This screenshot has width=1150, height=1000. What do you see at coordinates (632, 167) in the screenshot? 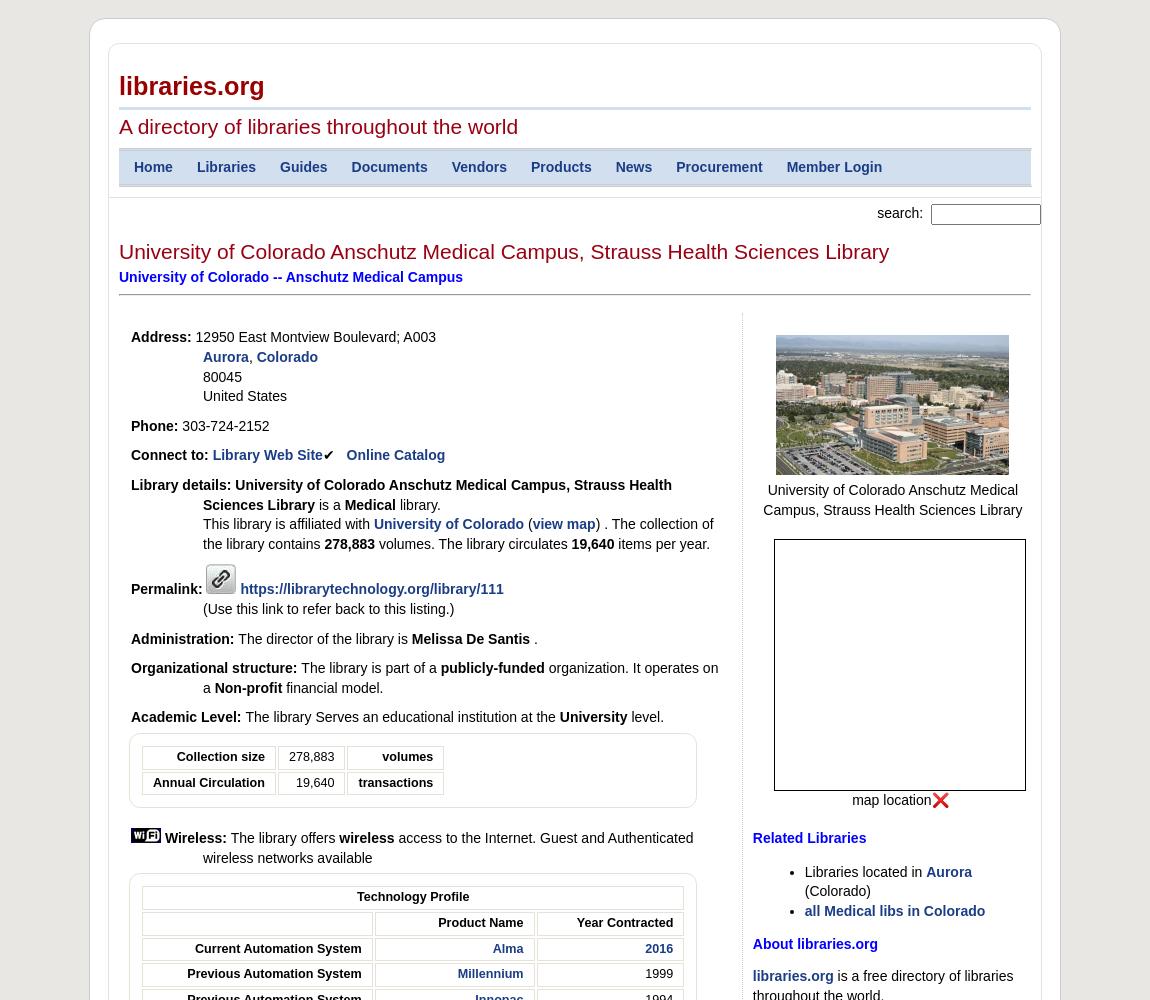
I see `'News'` at bounding box center [632, 167].